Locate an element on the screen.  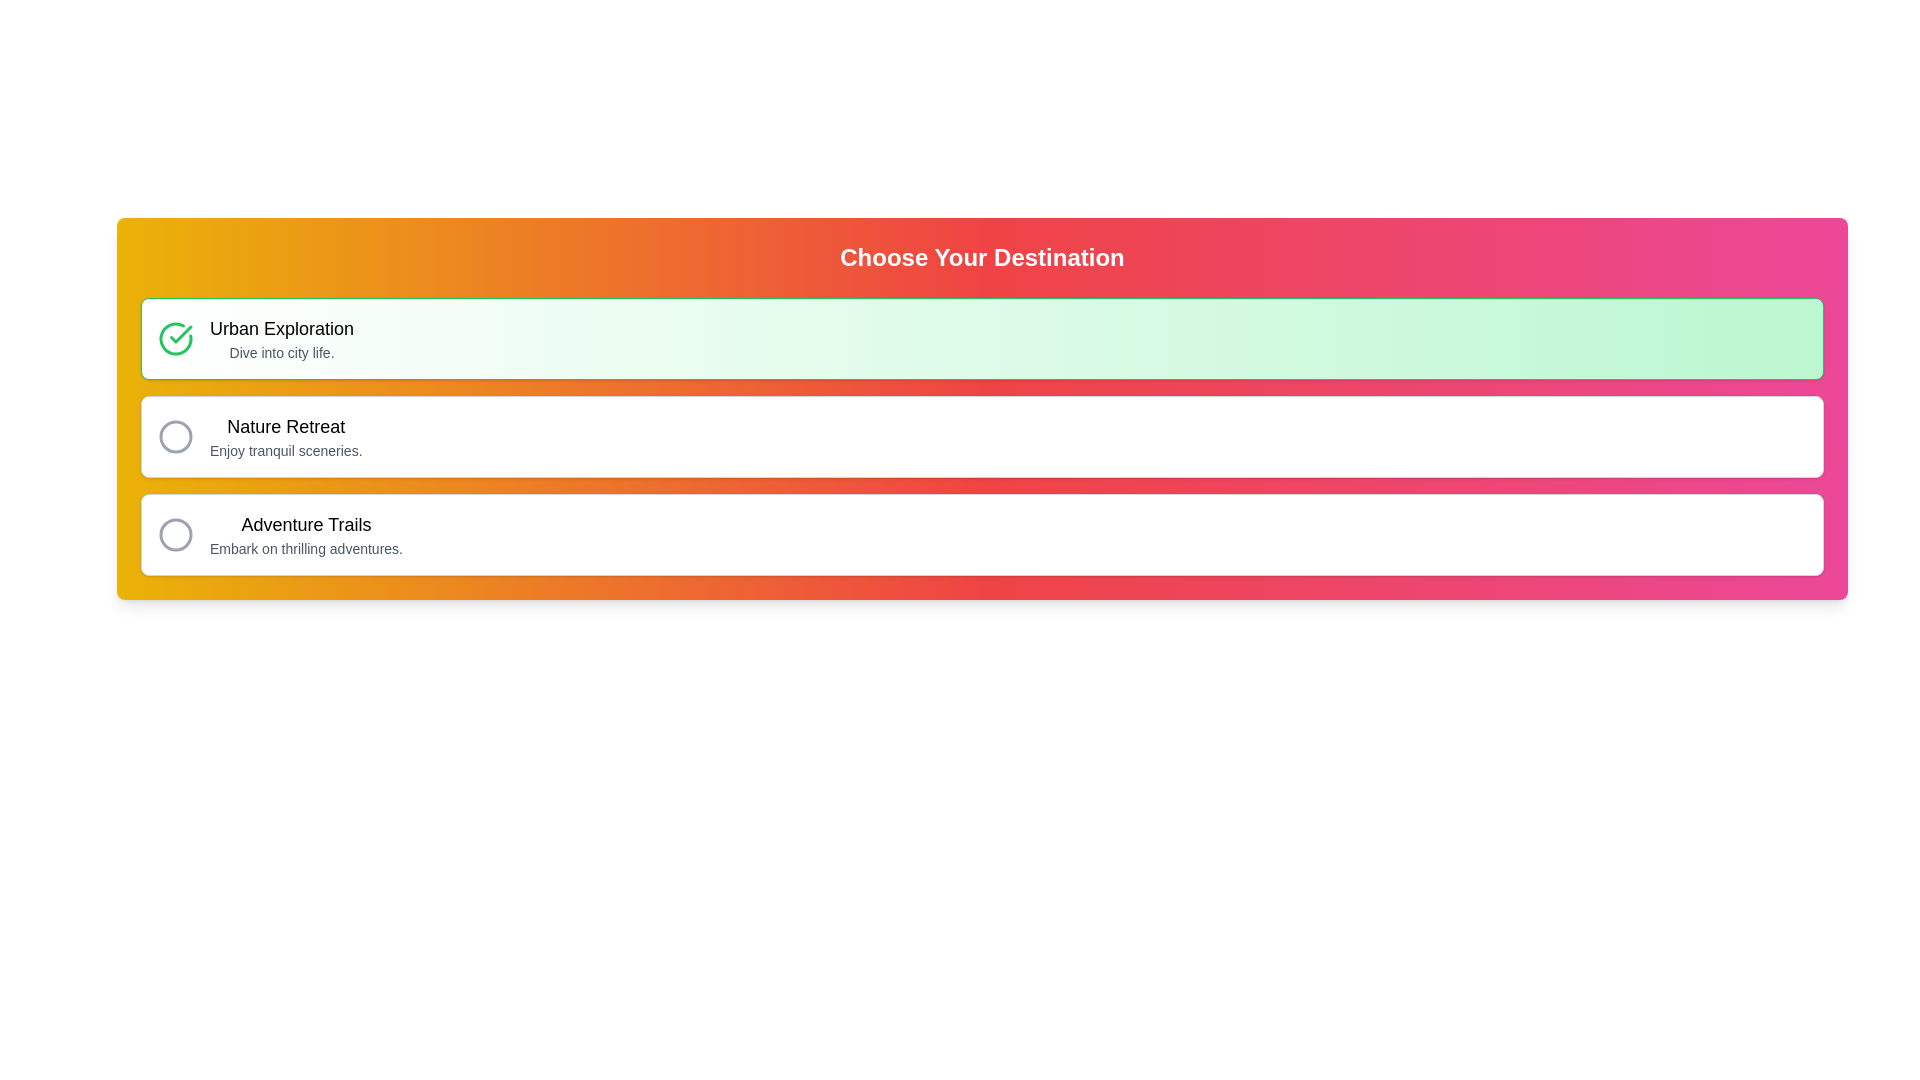
the Indicator Icon element with a green border and checkmark indicating selection for the 'Urban Exploration' item in the vertical menu is located at coordinates (176, 338).